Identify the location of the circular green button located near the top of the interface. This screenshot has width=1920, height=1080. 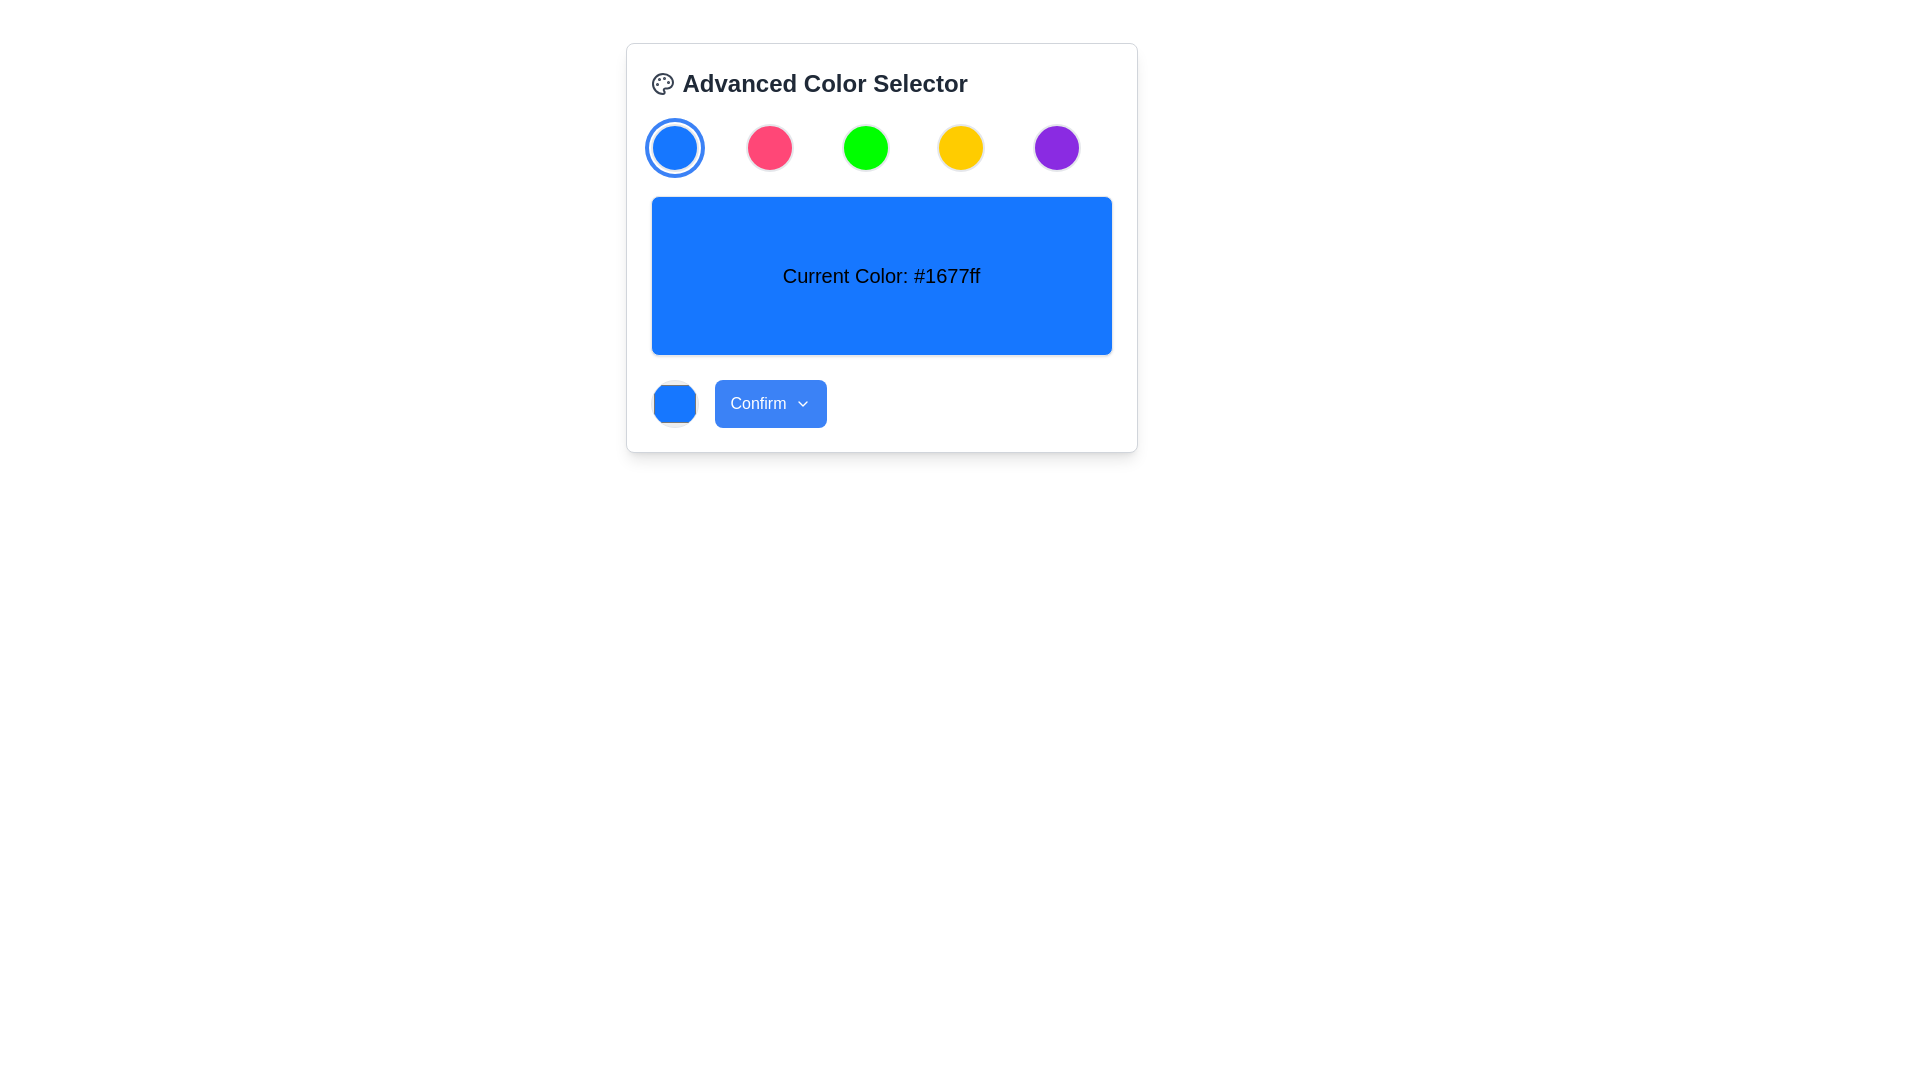
(865, 146).